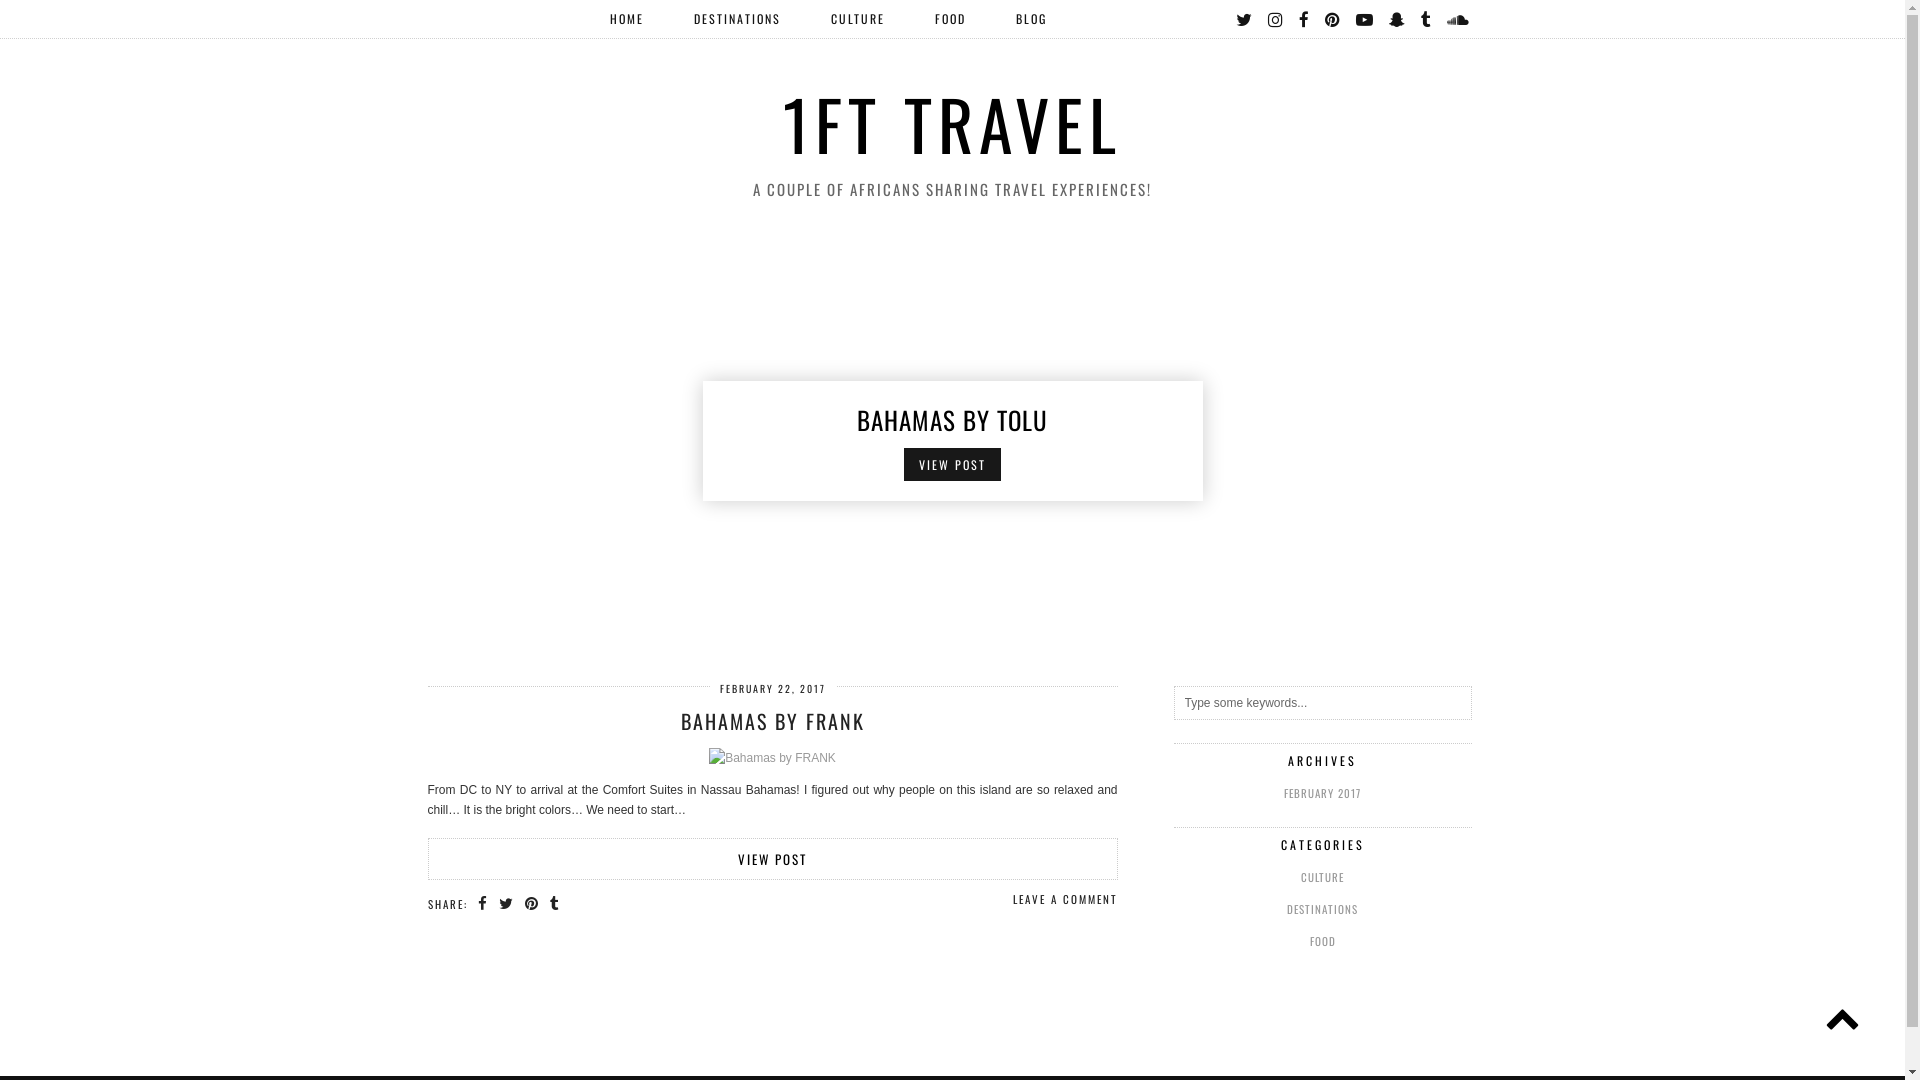  I want to click on 'Share on Pinterest', so click(531, 902).